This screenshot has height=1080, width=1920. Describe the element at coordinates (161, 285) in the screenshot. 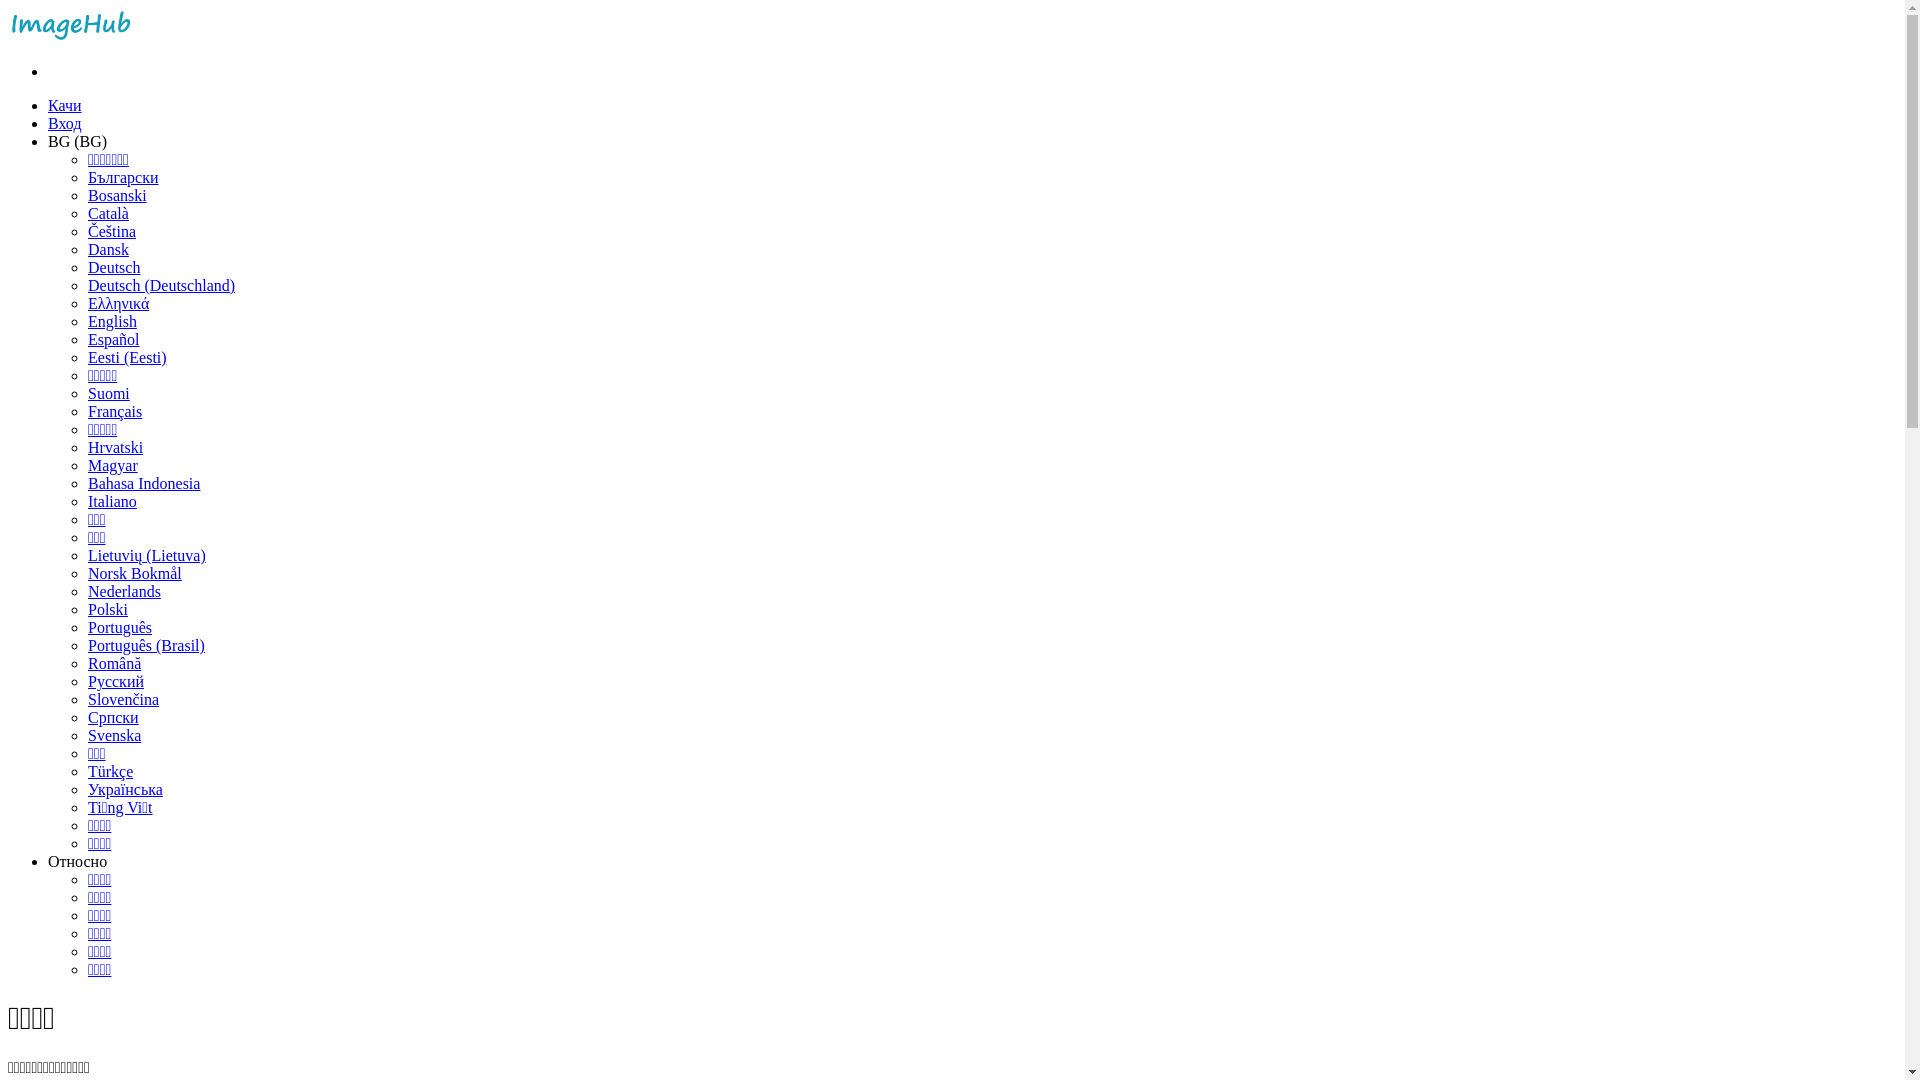

I see `'Deutsch (Deutschland)'` at that location.